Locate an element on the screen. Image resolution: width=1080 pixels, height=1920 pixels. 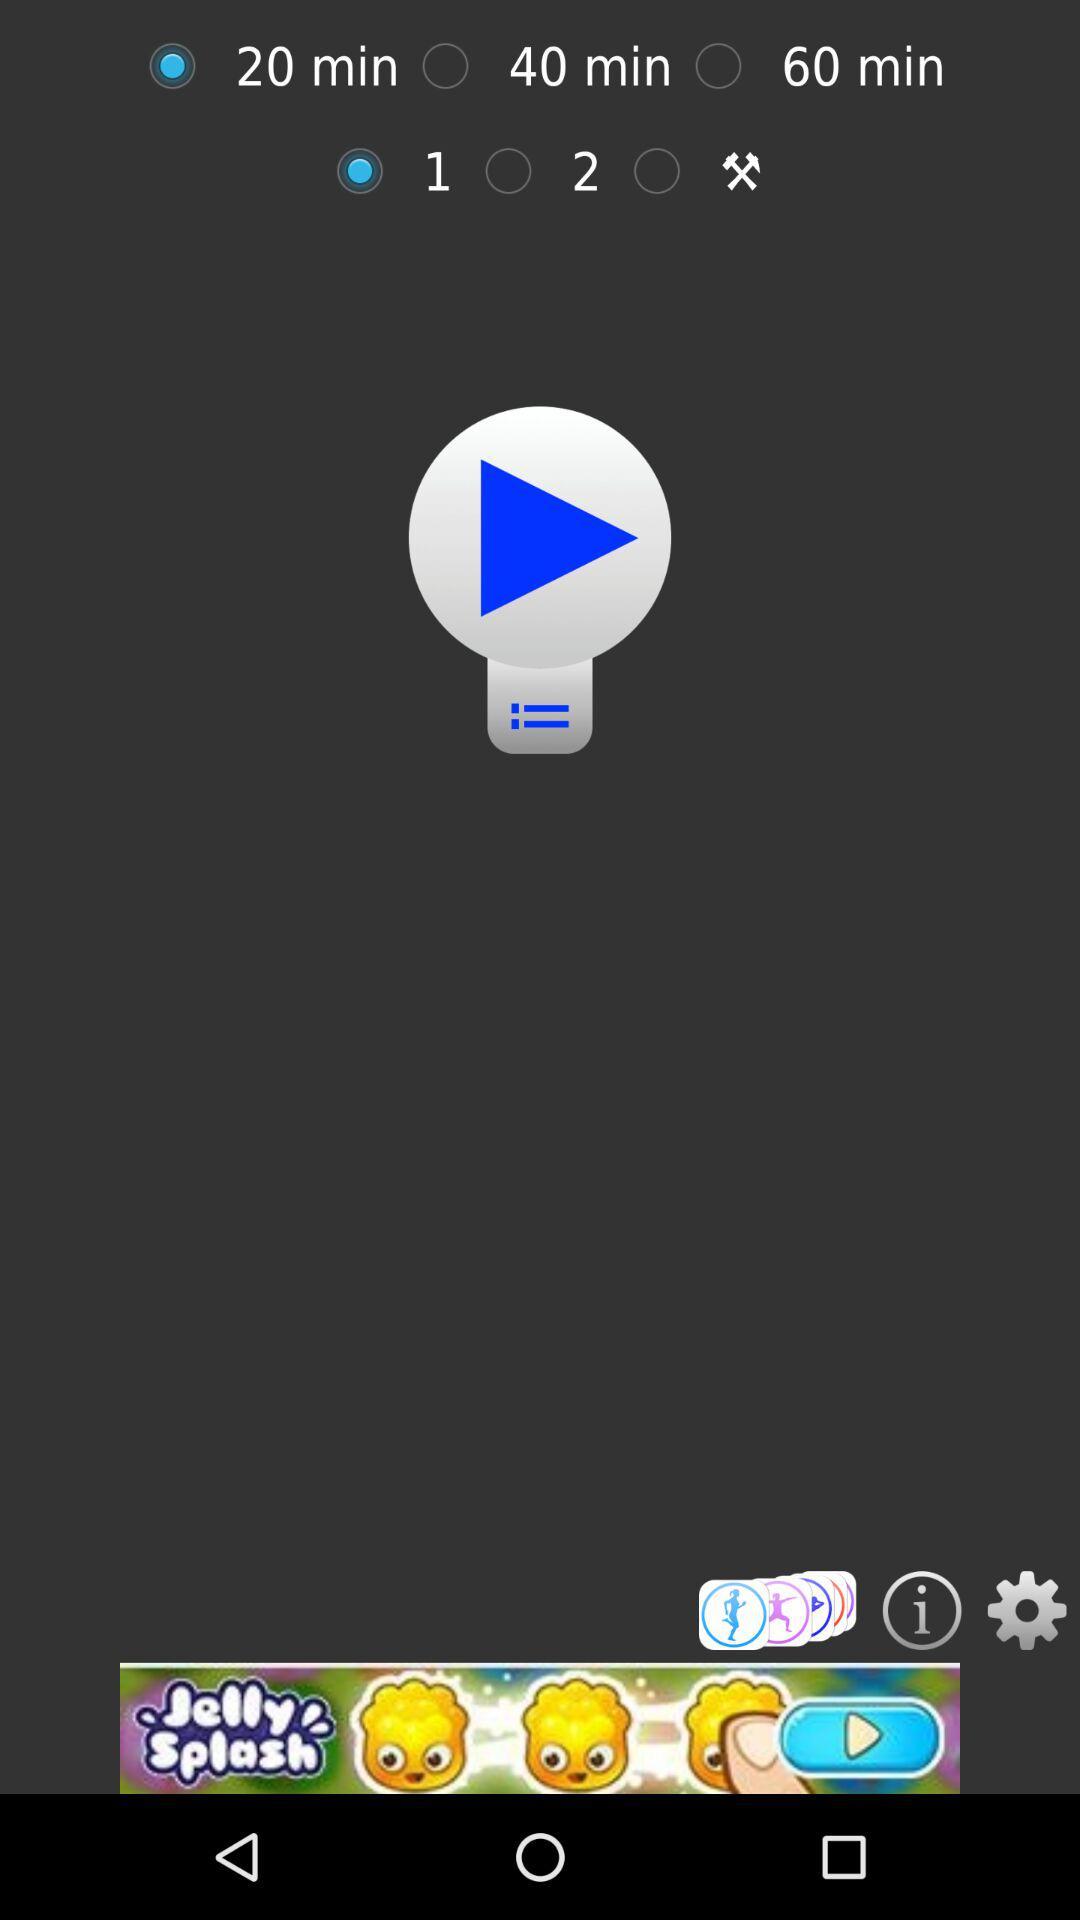
bring up settings is located at coordinates (1027, 1610).